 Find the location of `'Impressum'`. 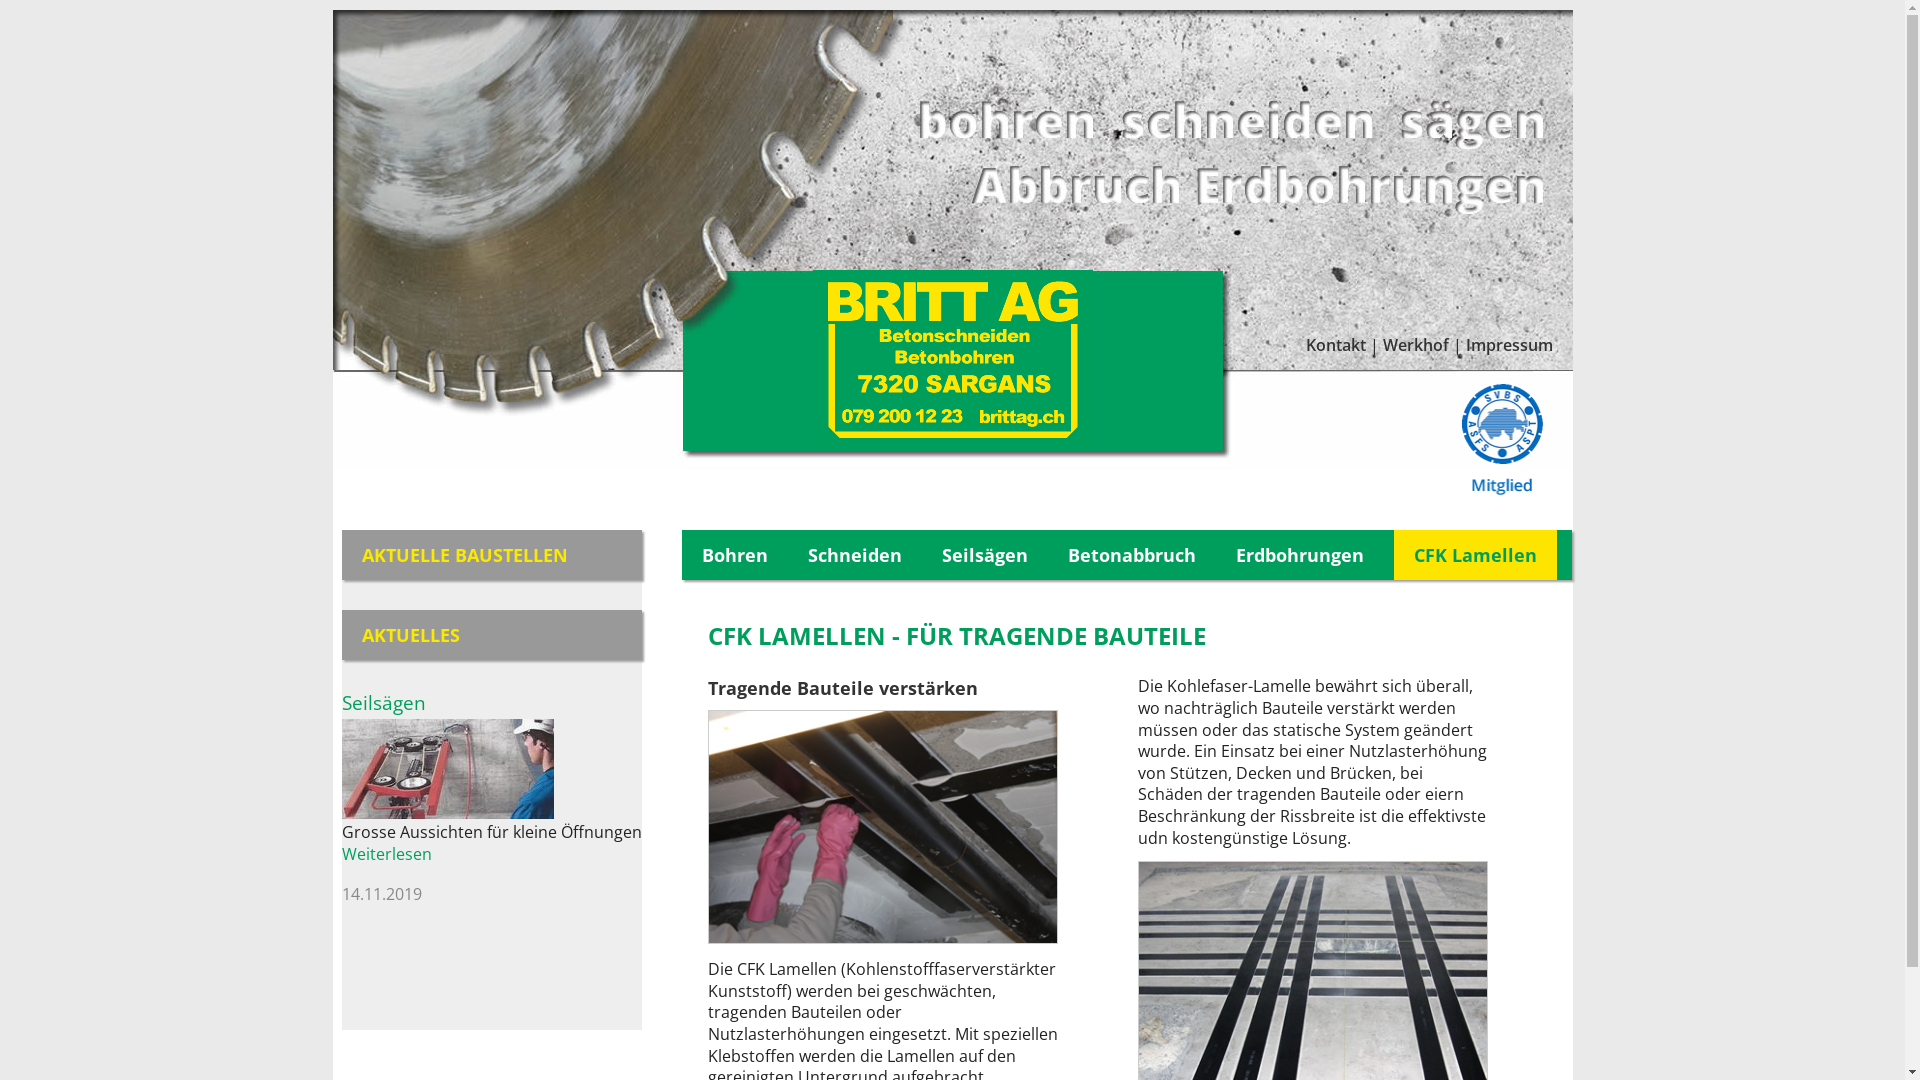

'Impressum' is located at coordinates (1509, 343).